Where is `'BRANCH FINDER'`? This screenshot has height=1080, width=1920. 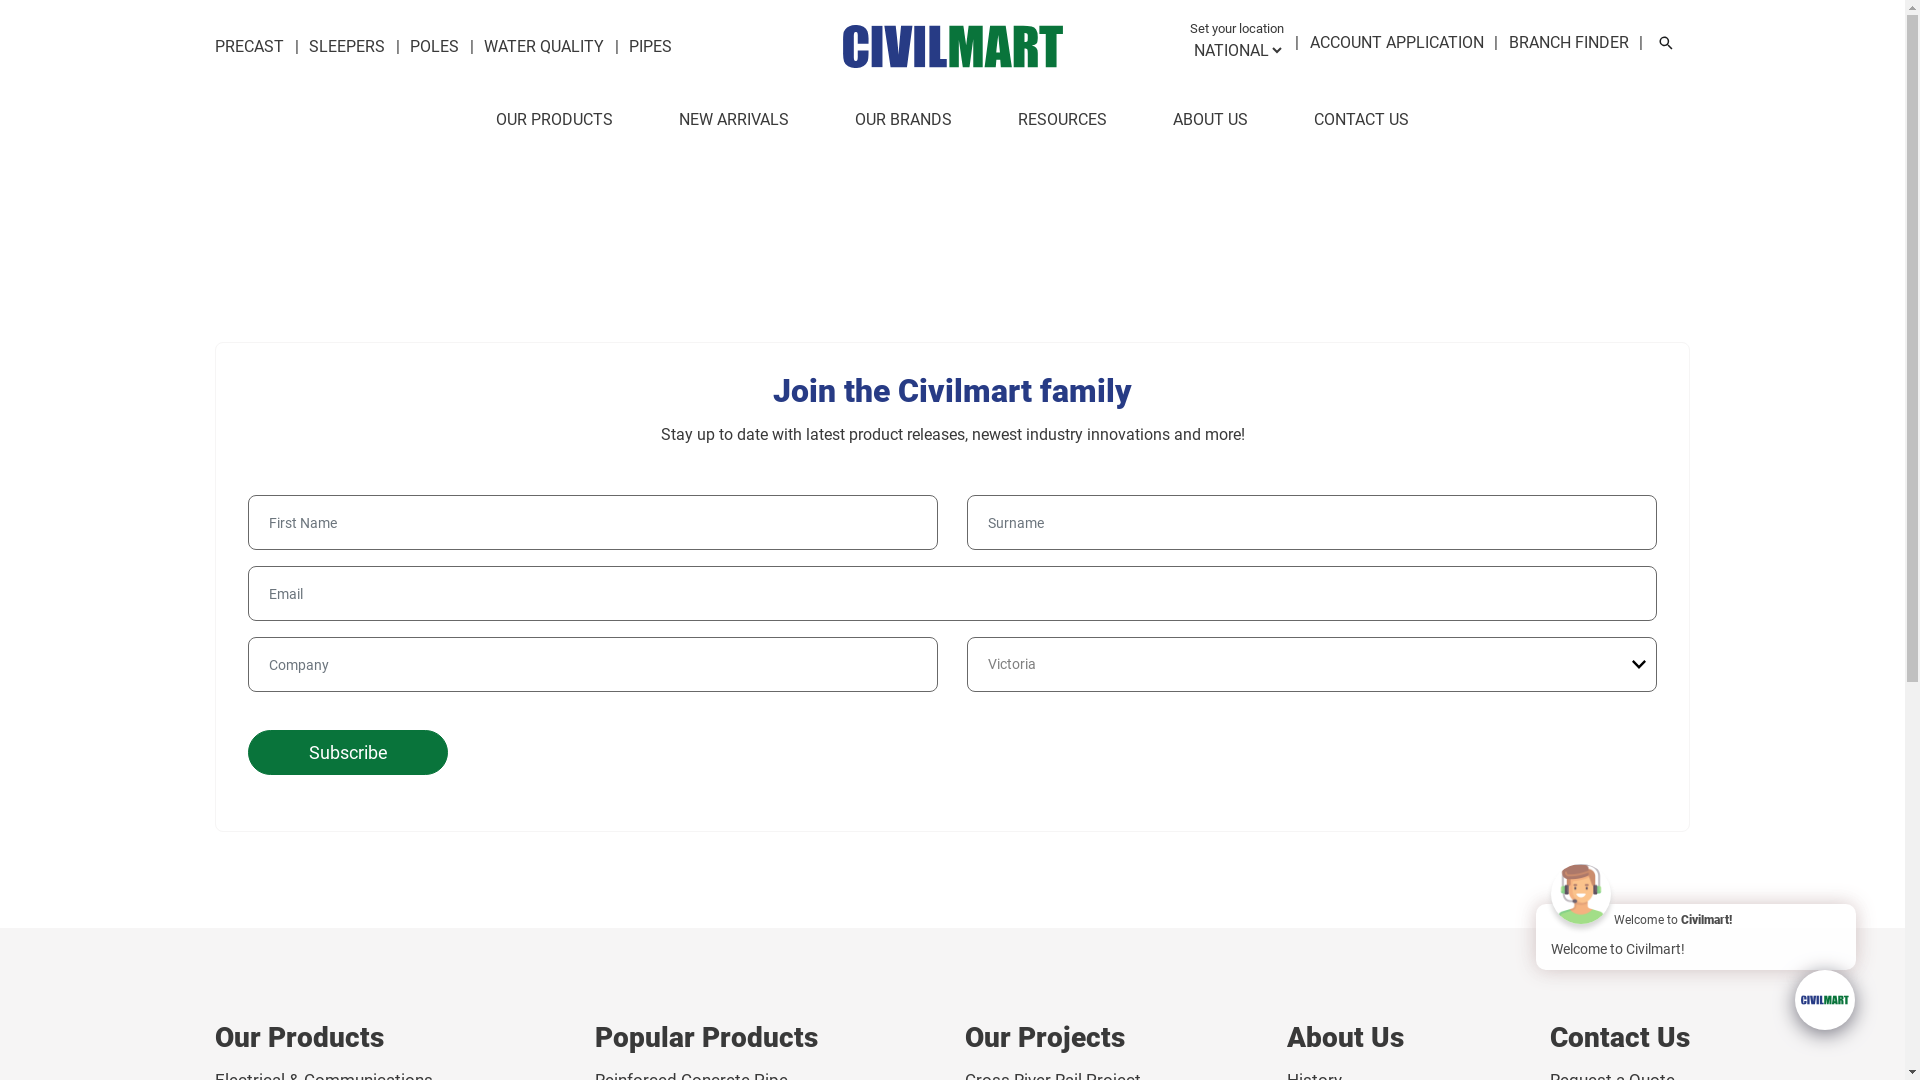
'BRANCH FINDER' is located at coordinates (1568, 42).